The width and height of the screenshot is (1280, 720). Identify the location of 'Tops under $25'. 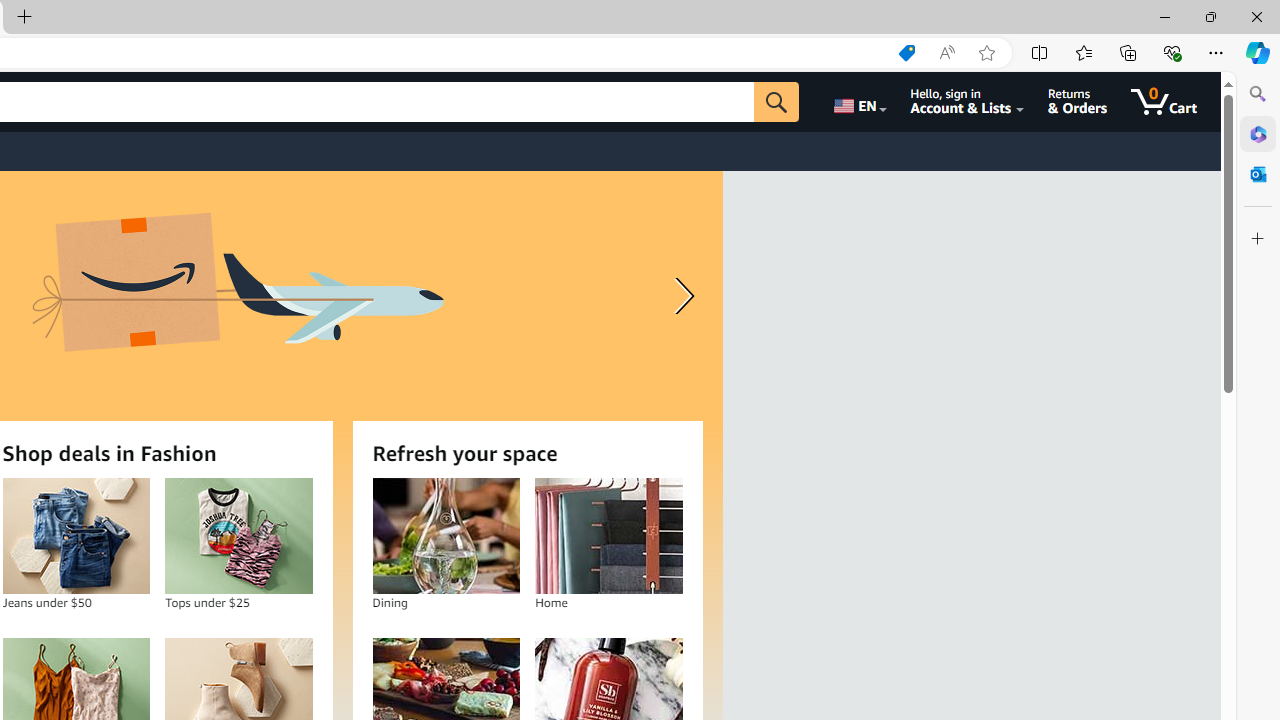
(238, 535).